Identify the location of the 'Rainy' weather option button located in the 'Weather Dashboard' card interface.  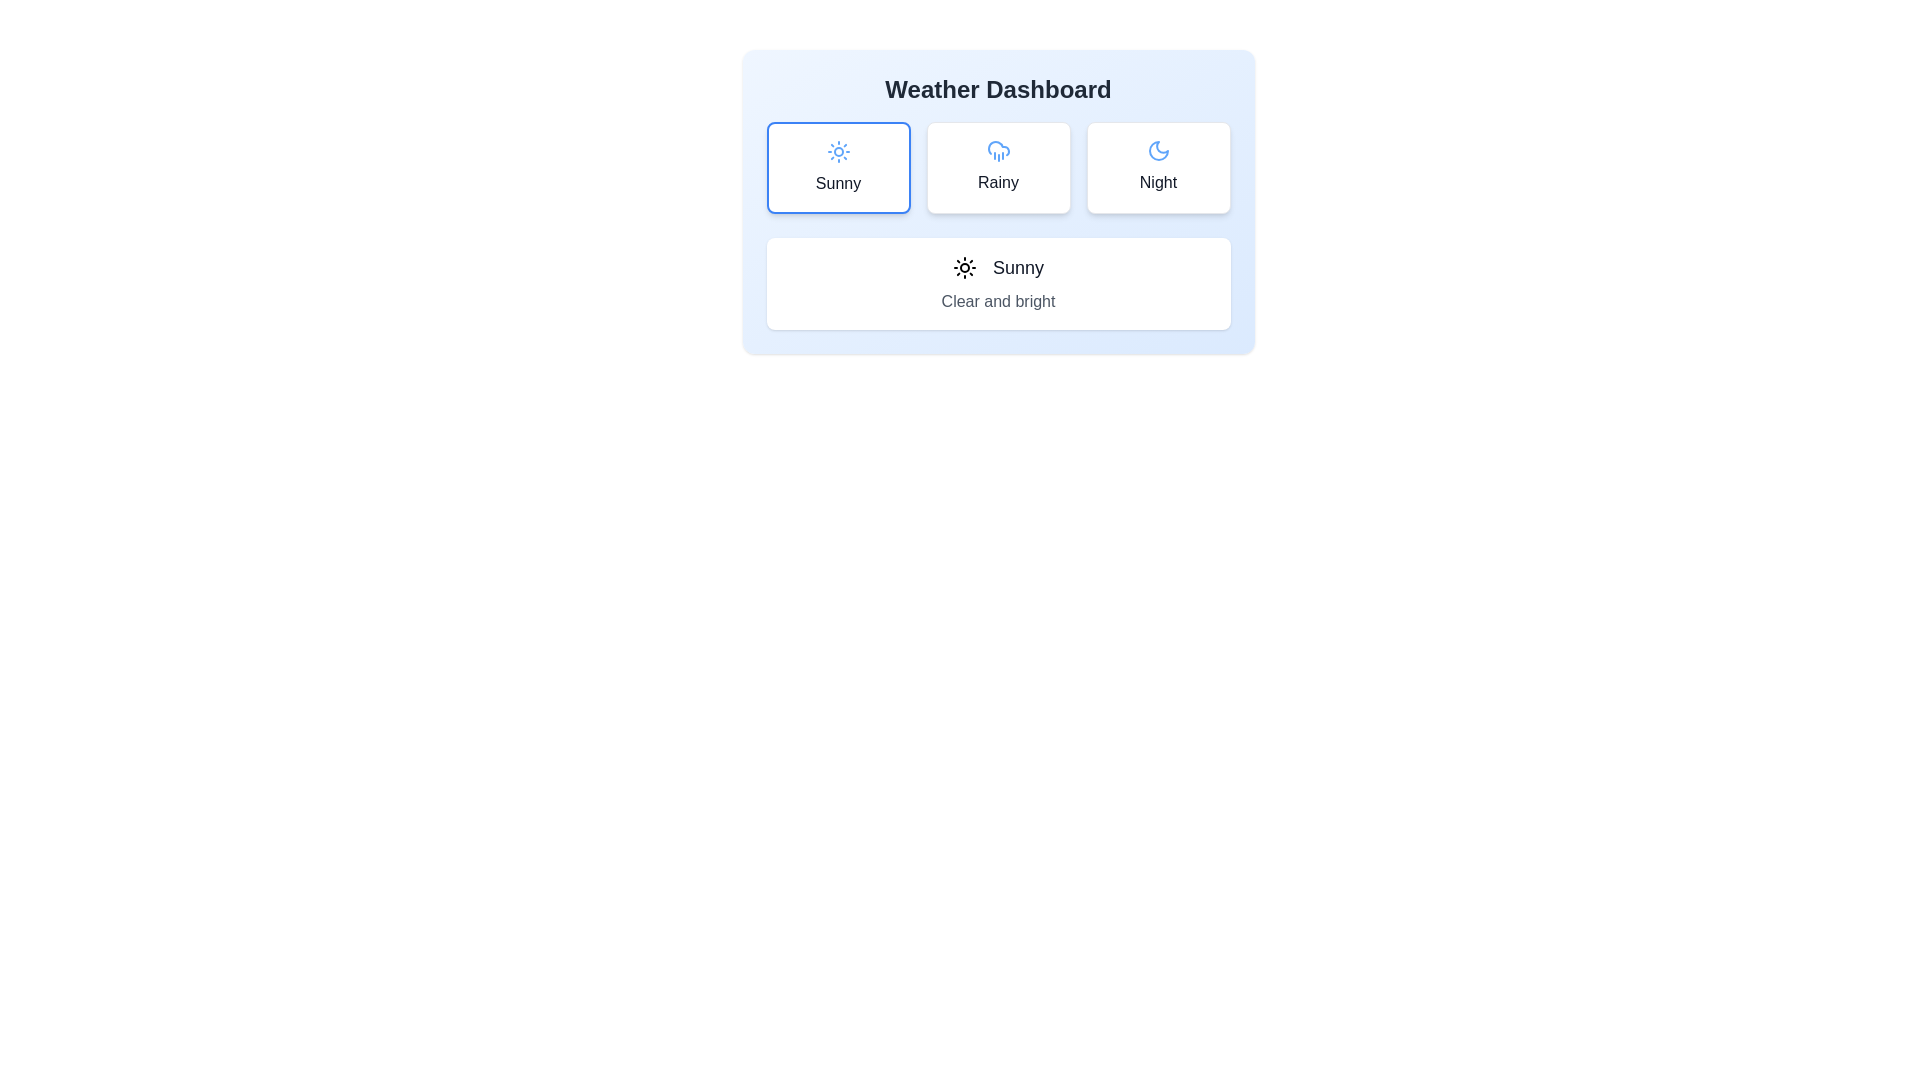
(998, 201).